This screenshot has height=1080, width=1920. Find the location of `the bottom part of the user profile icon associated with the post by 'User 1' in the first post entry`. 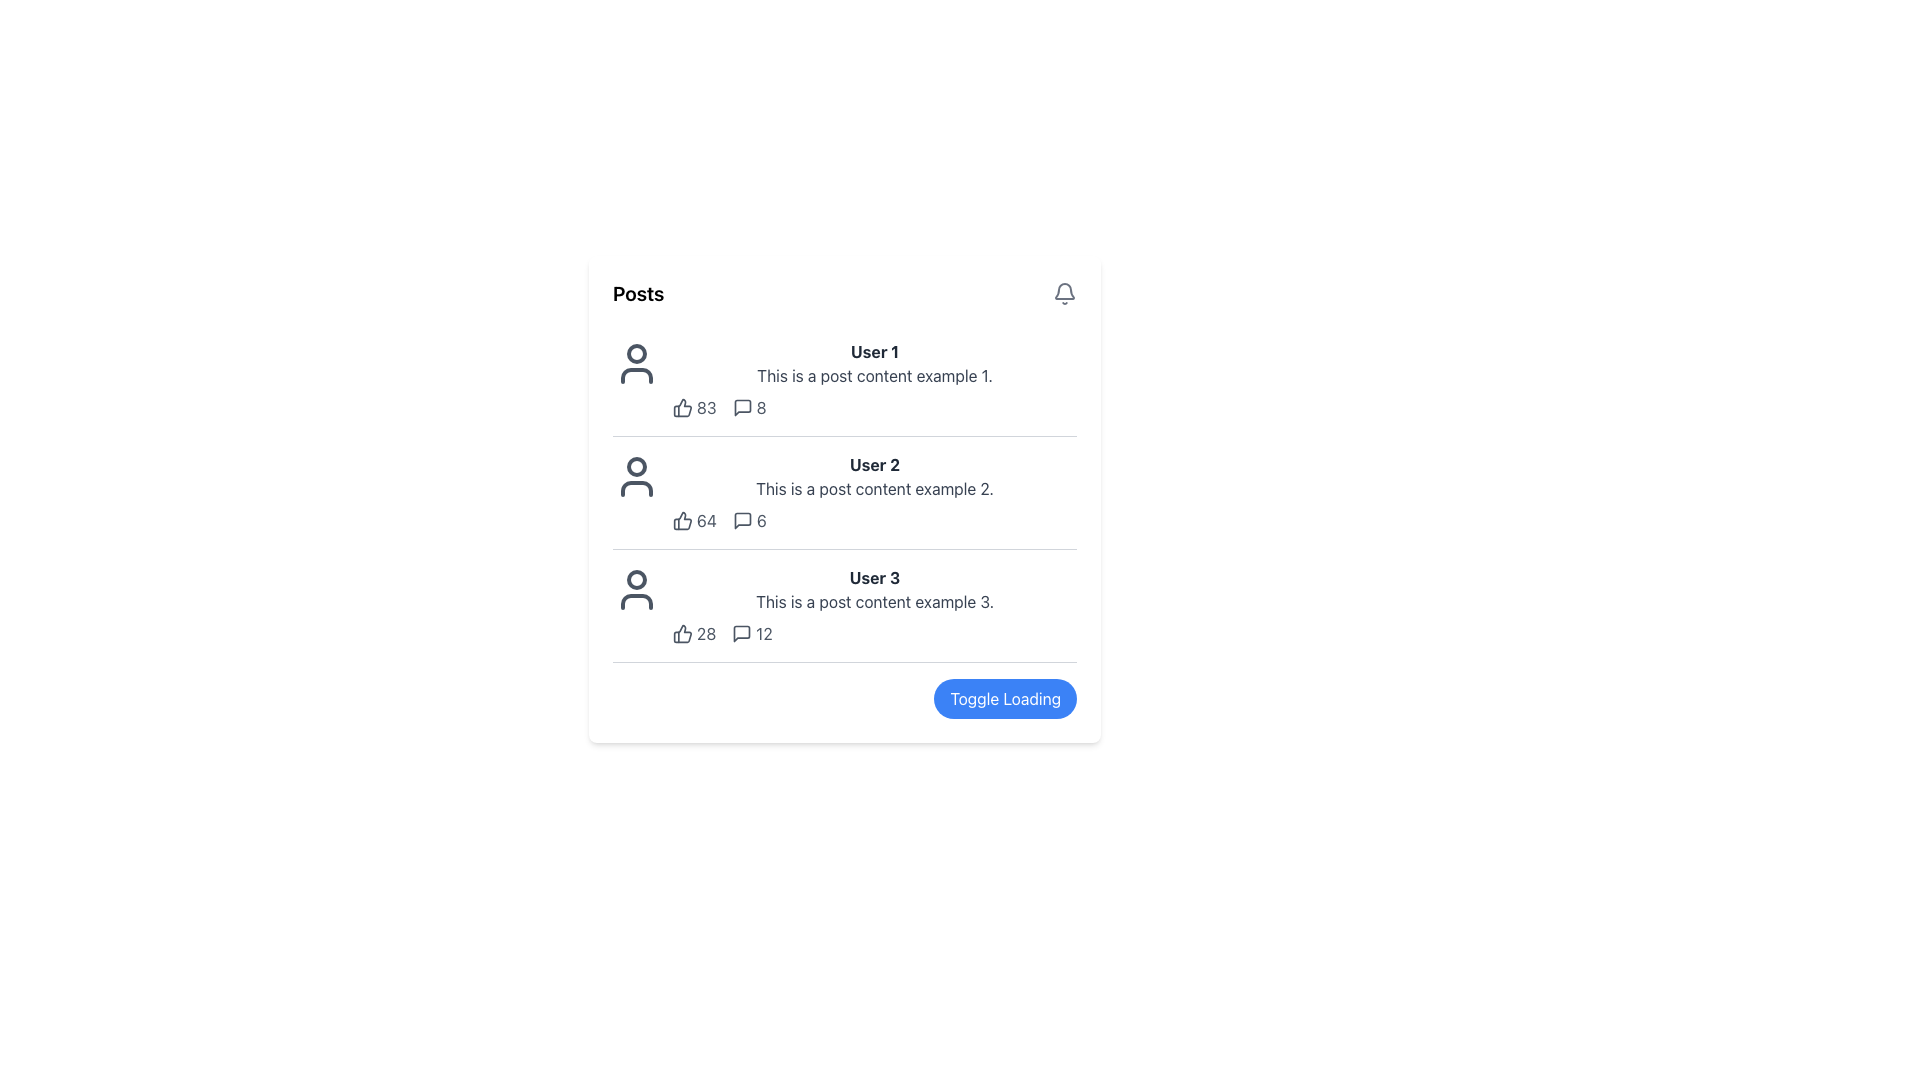

the bottom part of the user profile icon associated with the post by 'User 1' in the first post entry is located at coordinates (636, 375).